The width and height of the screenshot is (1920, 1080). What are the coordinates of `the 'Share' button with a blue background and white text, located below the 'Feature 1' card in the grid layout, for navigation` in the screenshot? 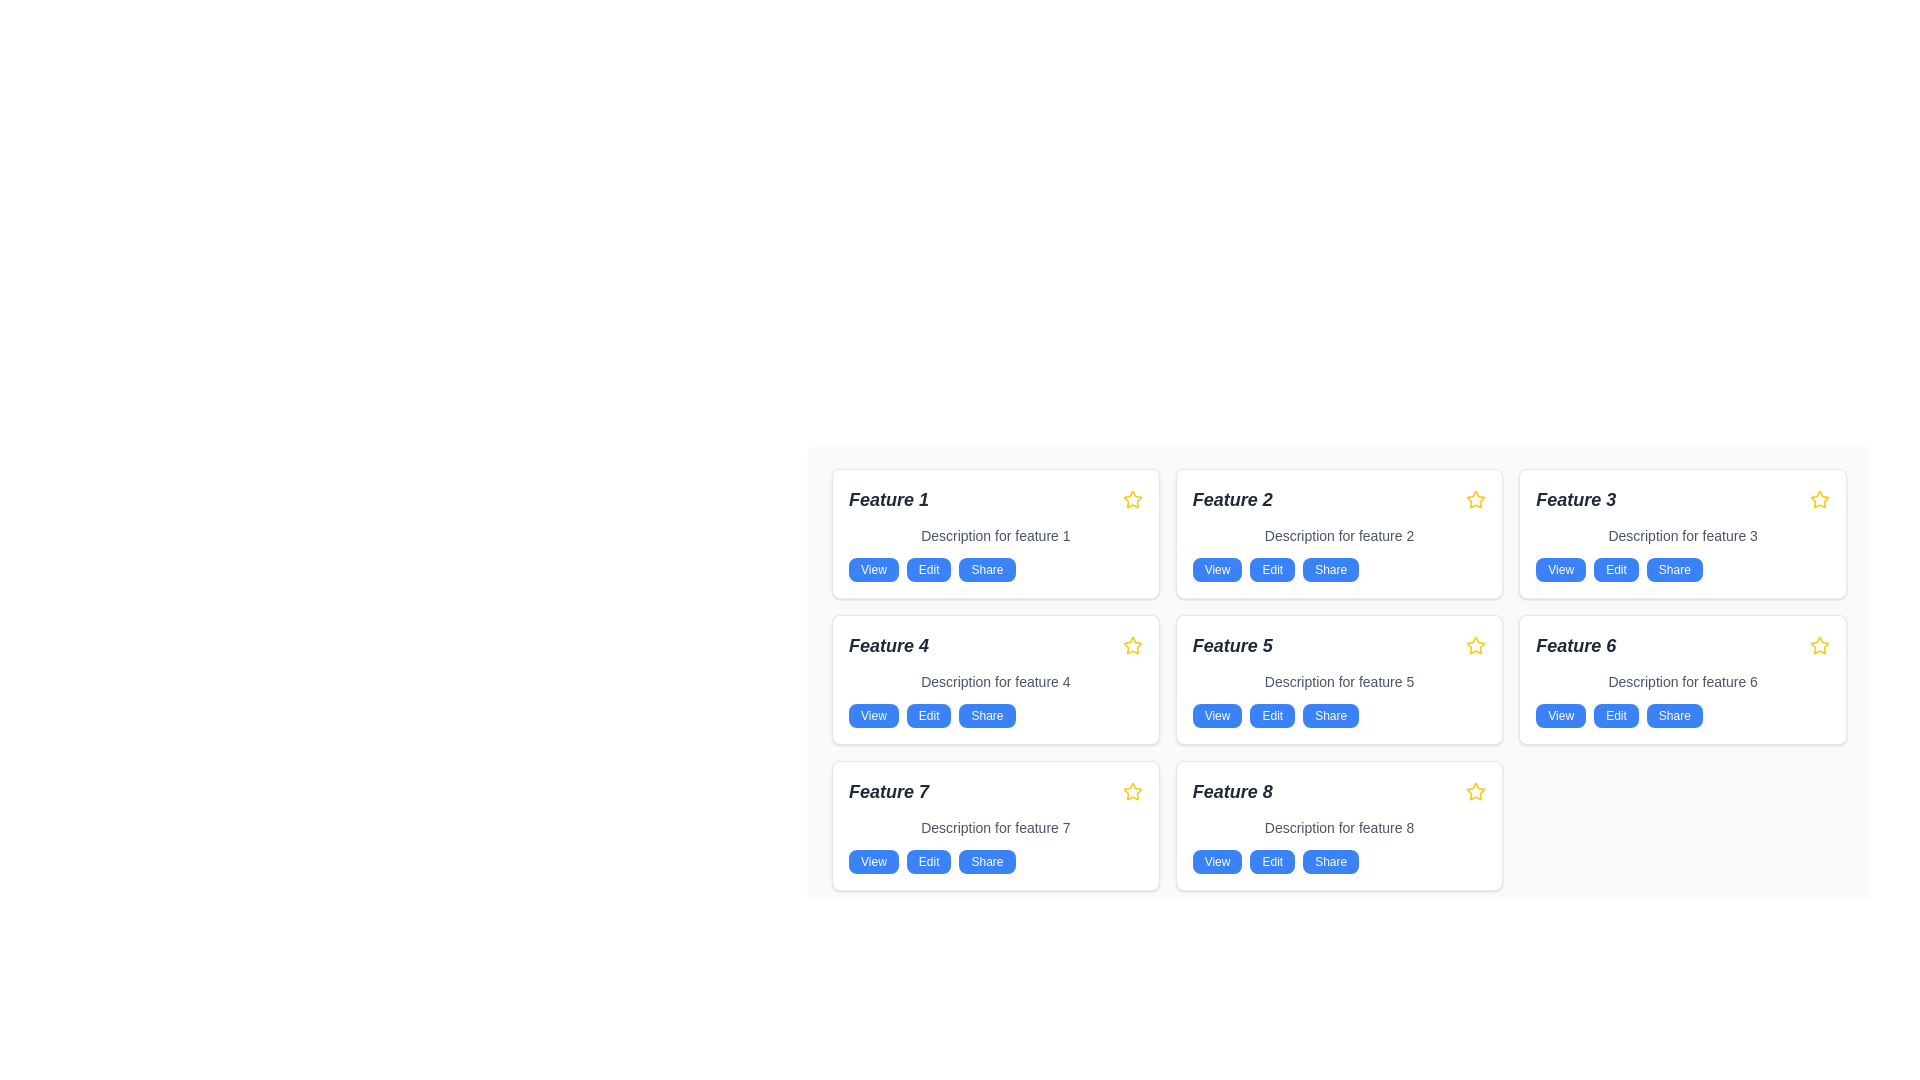 It's located at (987, 570).